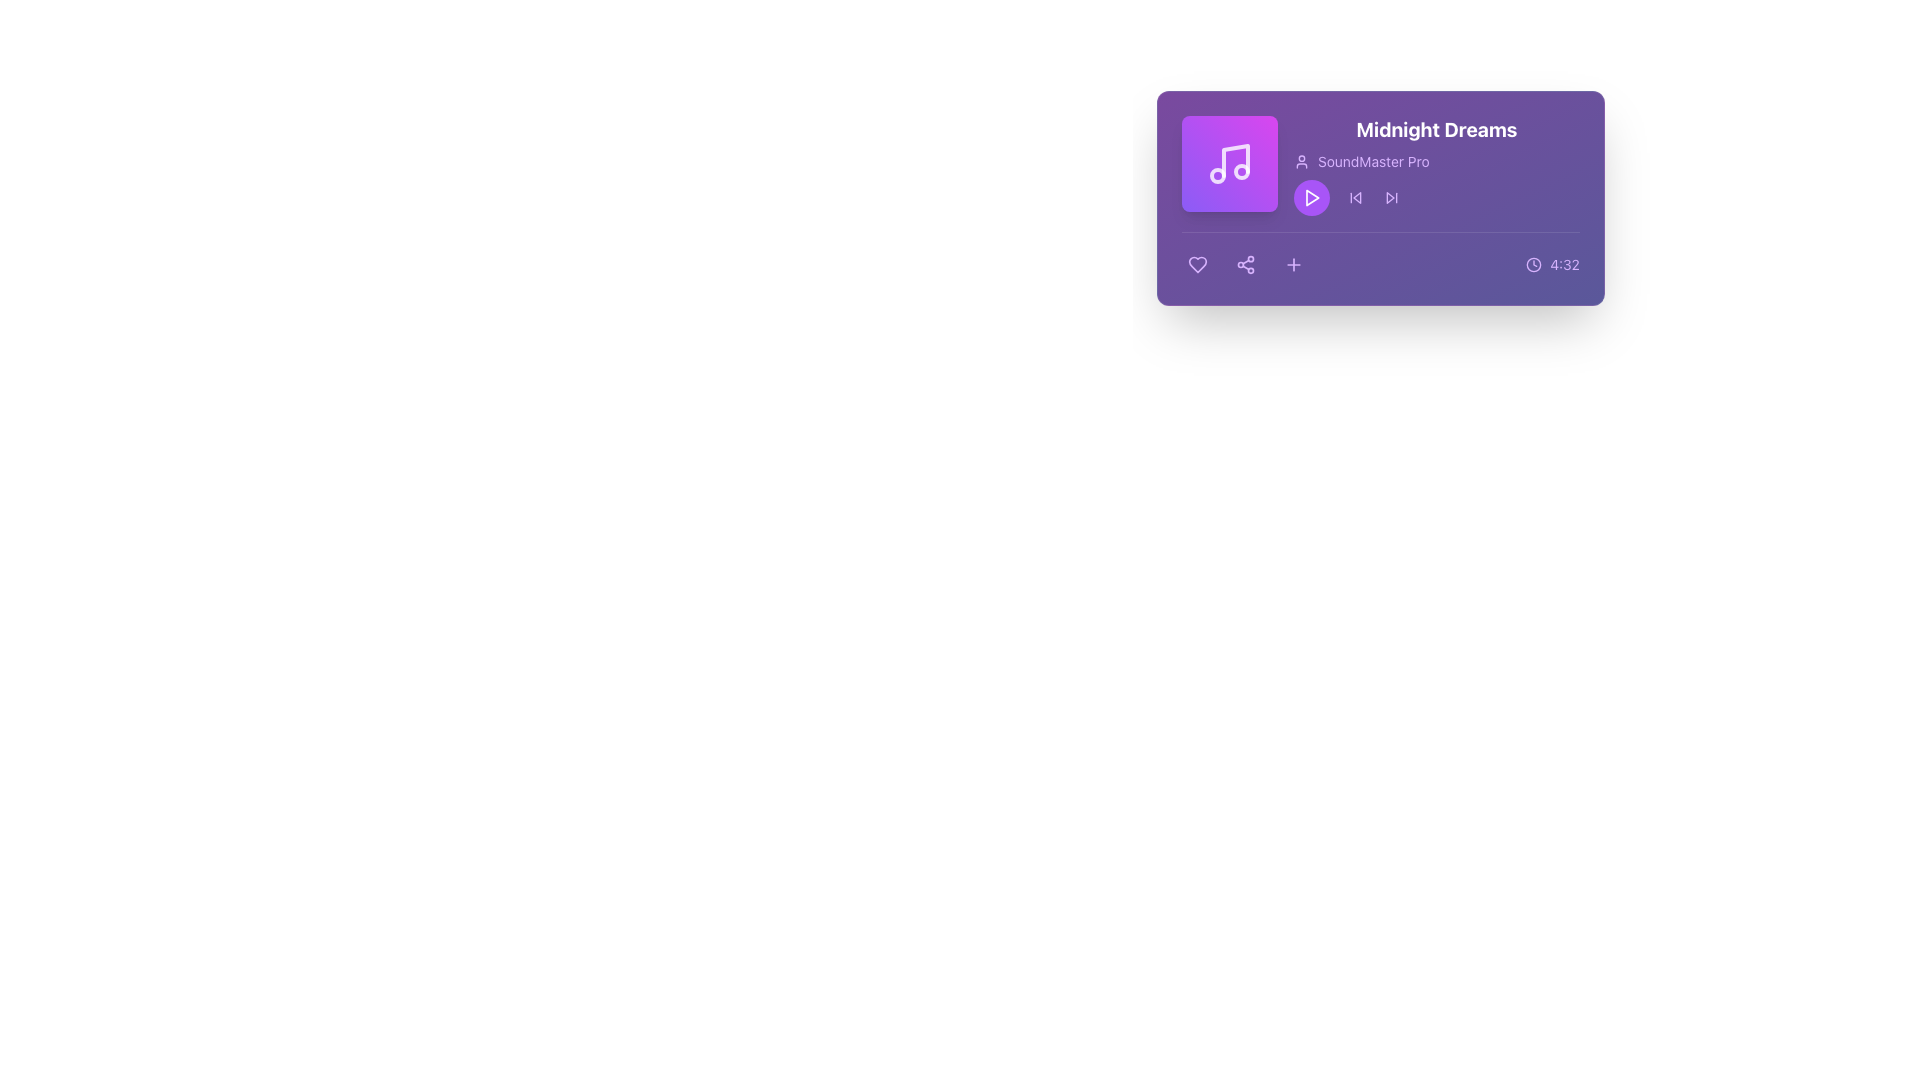 This screenshot has width=1920, height=1080. I want to click on the music icon located in the upper-left section, to the left of the title 'Midnight Dreams', so click(1228, 163).